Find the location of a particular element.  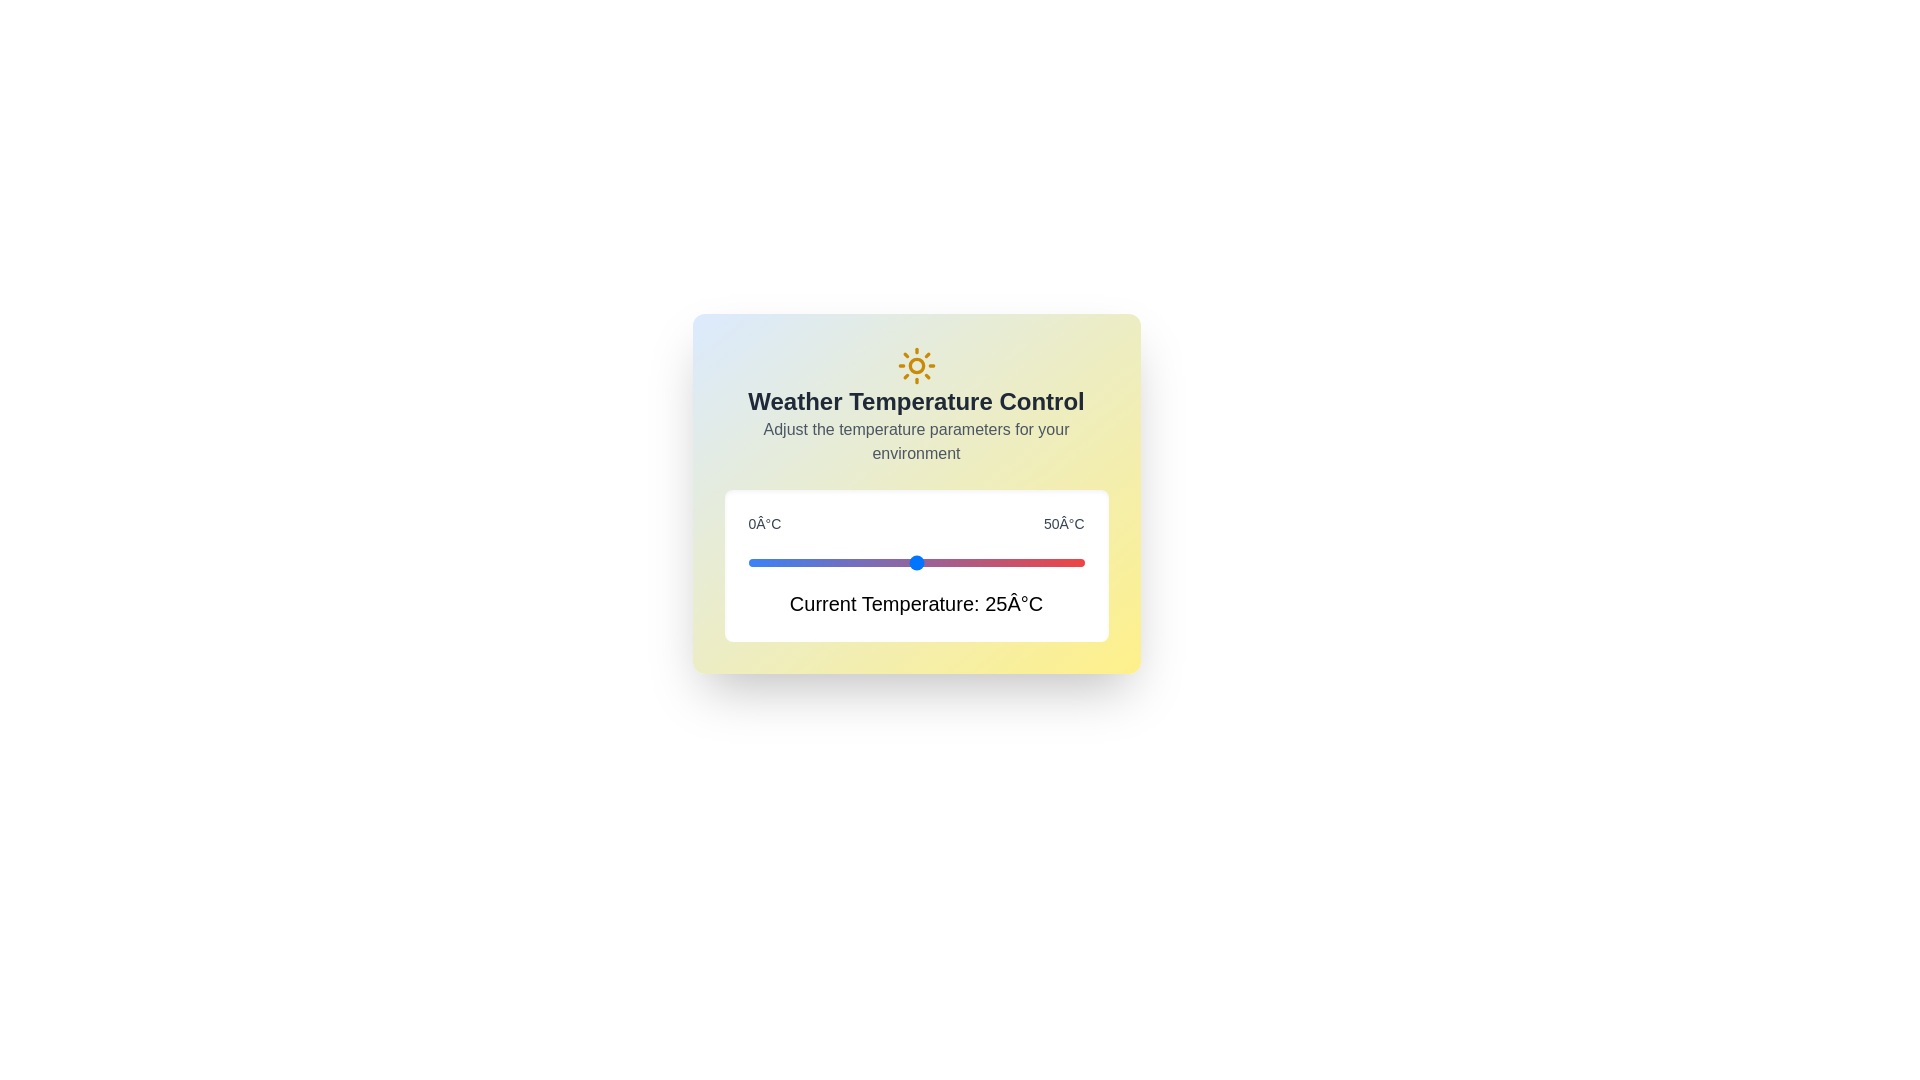

the temperature to 0°C using the slider is located at coordinates (747, 563).